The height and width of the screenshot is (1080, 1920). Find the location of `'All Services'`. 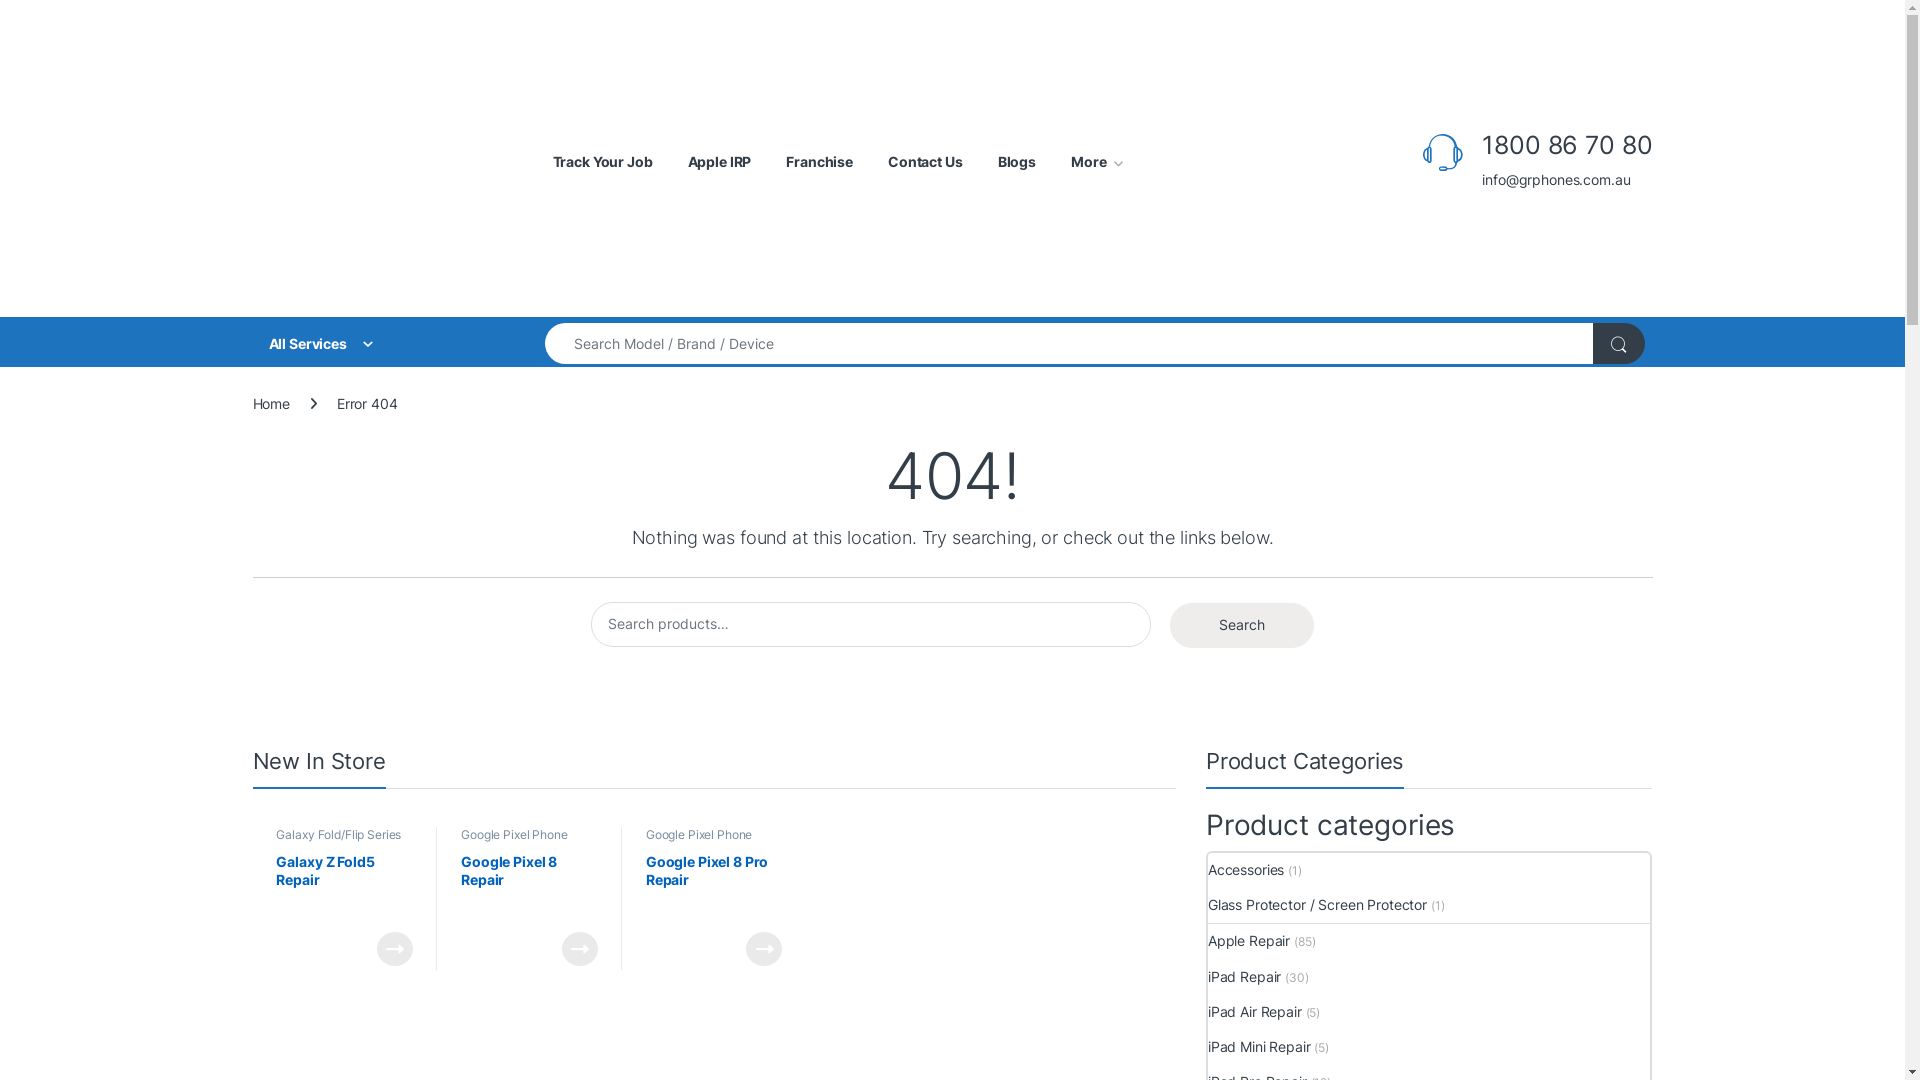

'All Services' is located at coordinates (379, 342).